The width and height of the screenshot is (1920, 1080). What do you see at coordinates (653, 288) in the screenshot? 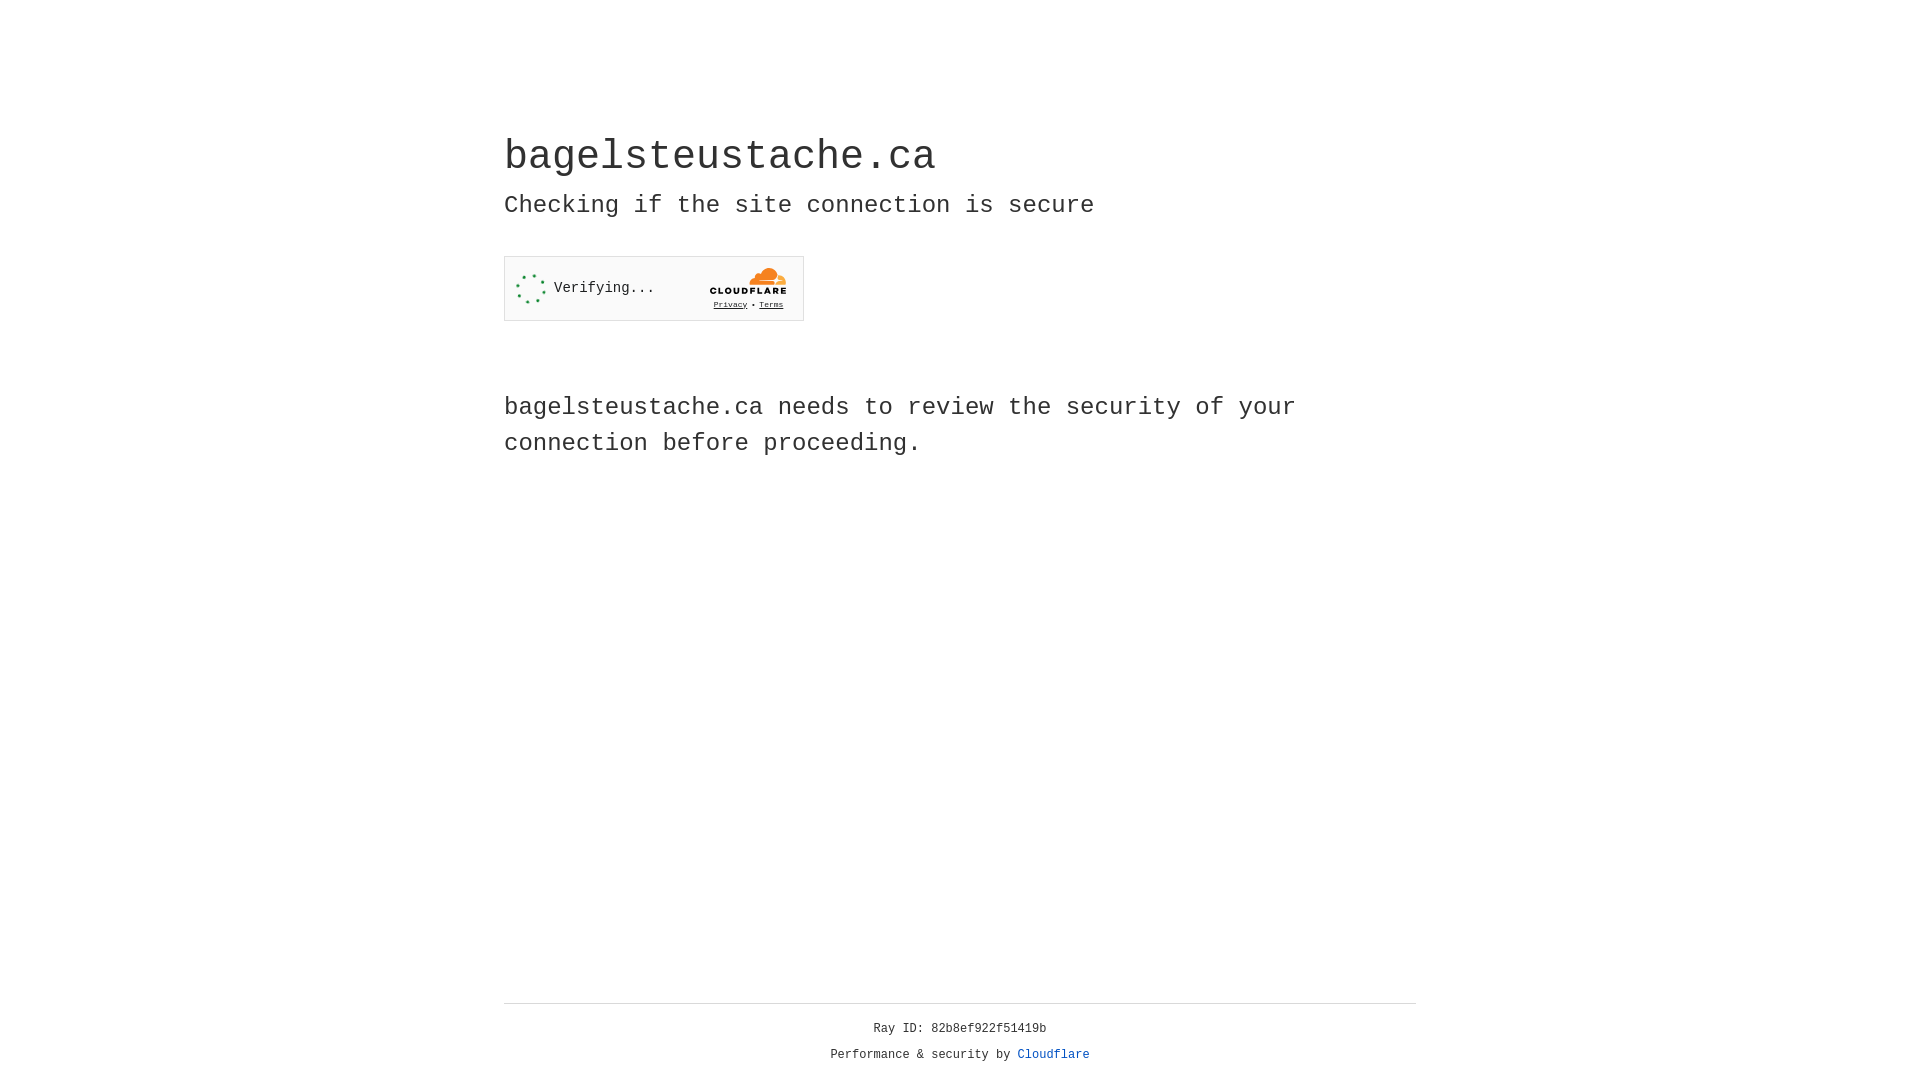
I see `'Widget containing a Cloudflare security challenge'` at bounding box center [653, 288].